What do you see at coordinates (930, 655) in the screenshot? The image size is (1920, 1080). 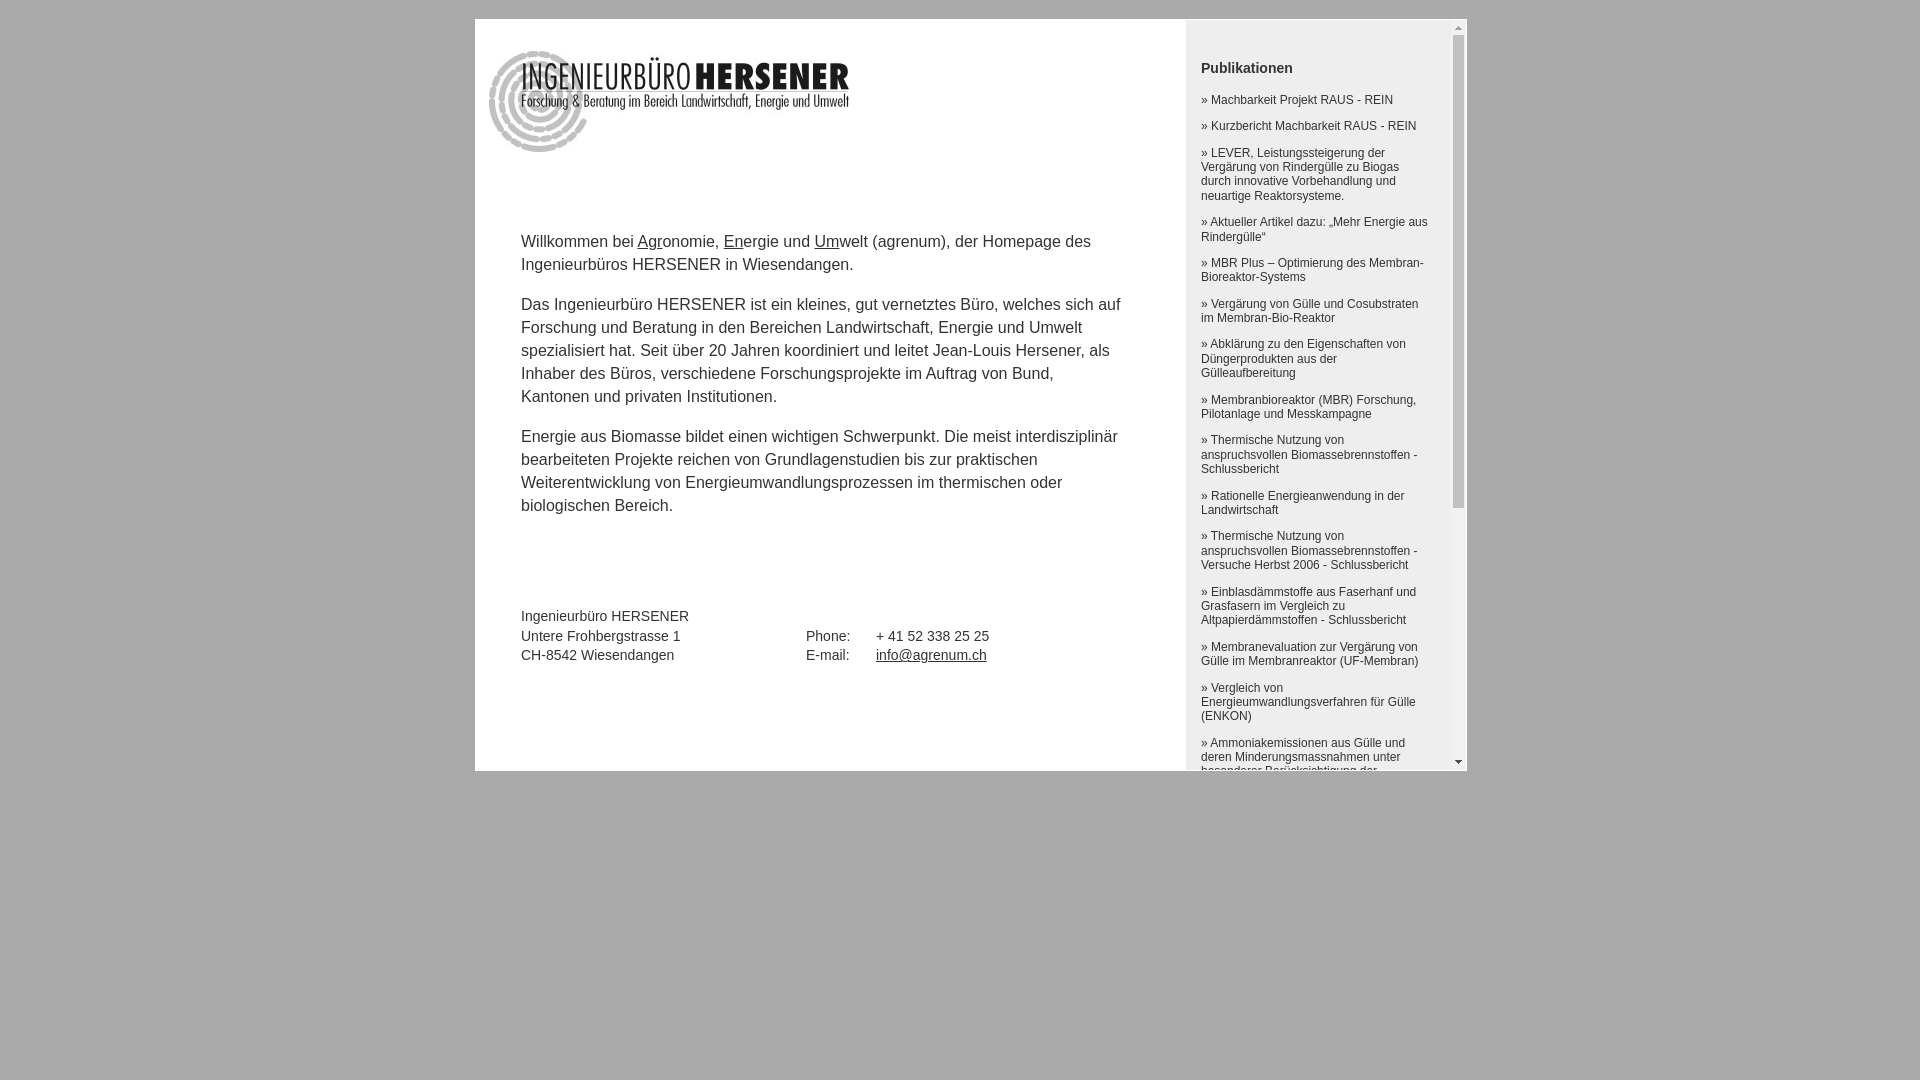 I see `'info@agrenum.ch'` at bounding box center [930, 655].